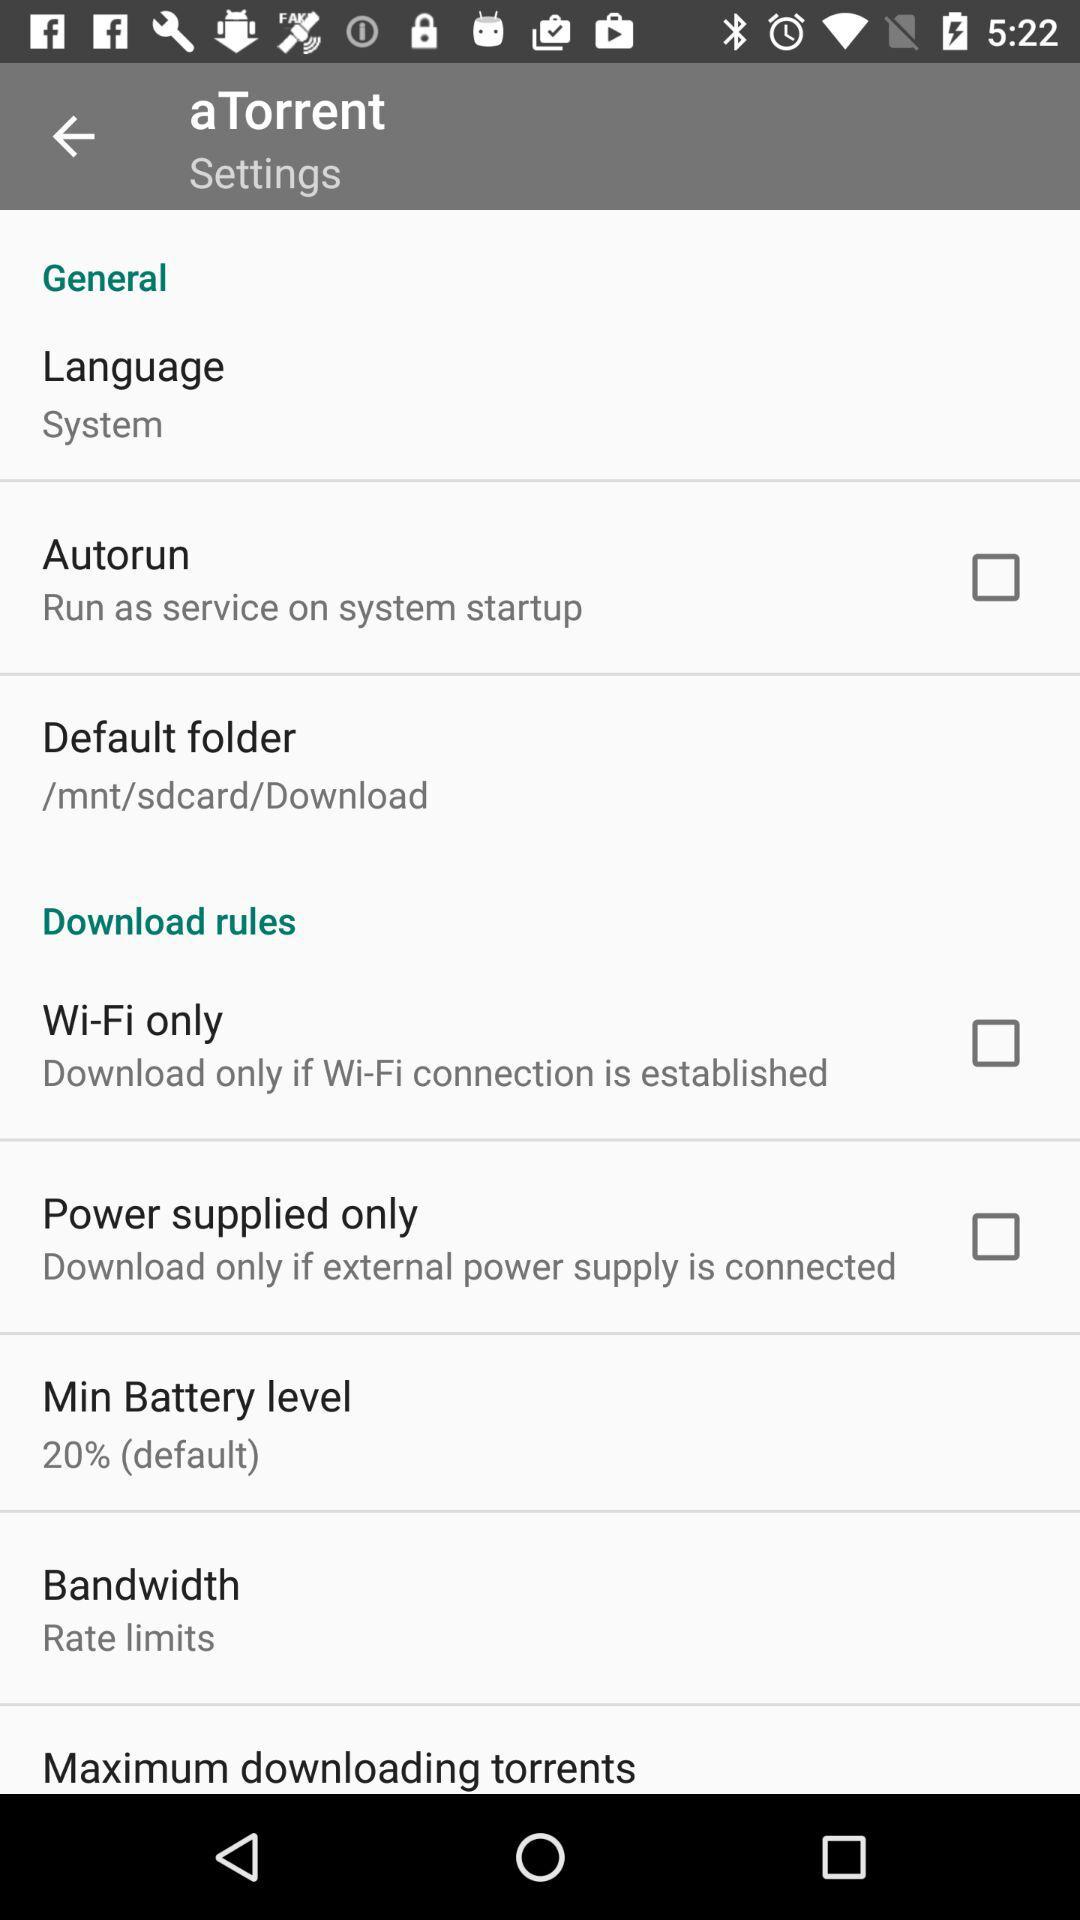 This screenshot has width=1080, height=1920. Describe the element at coordinates (312, 604) in the screenshot. I see `item below autorun` at that location.